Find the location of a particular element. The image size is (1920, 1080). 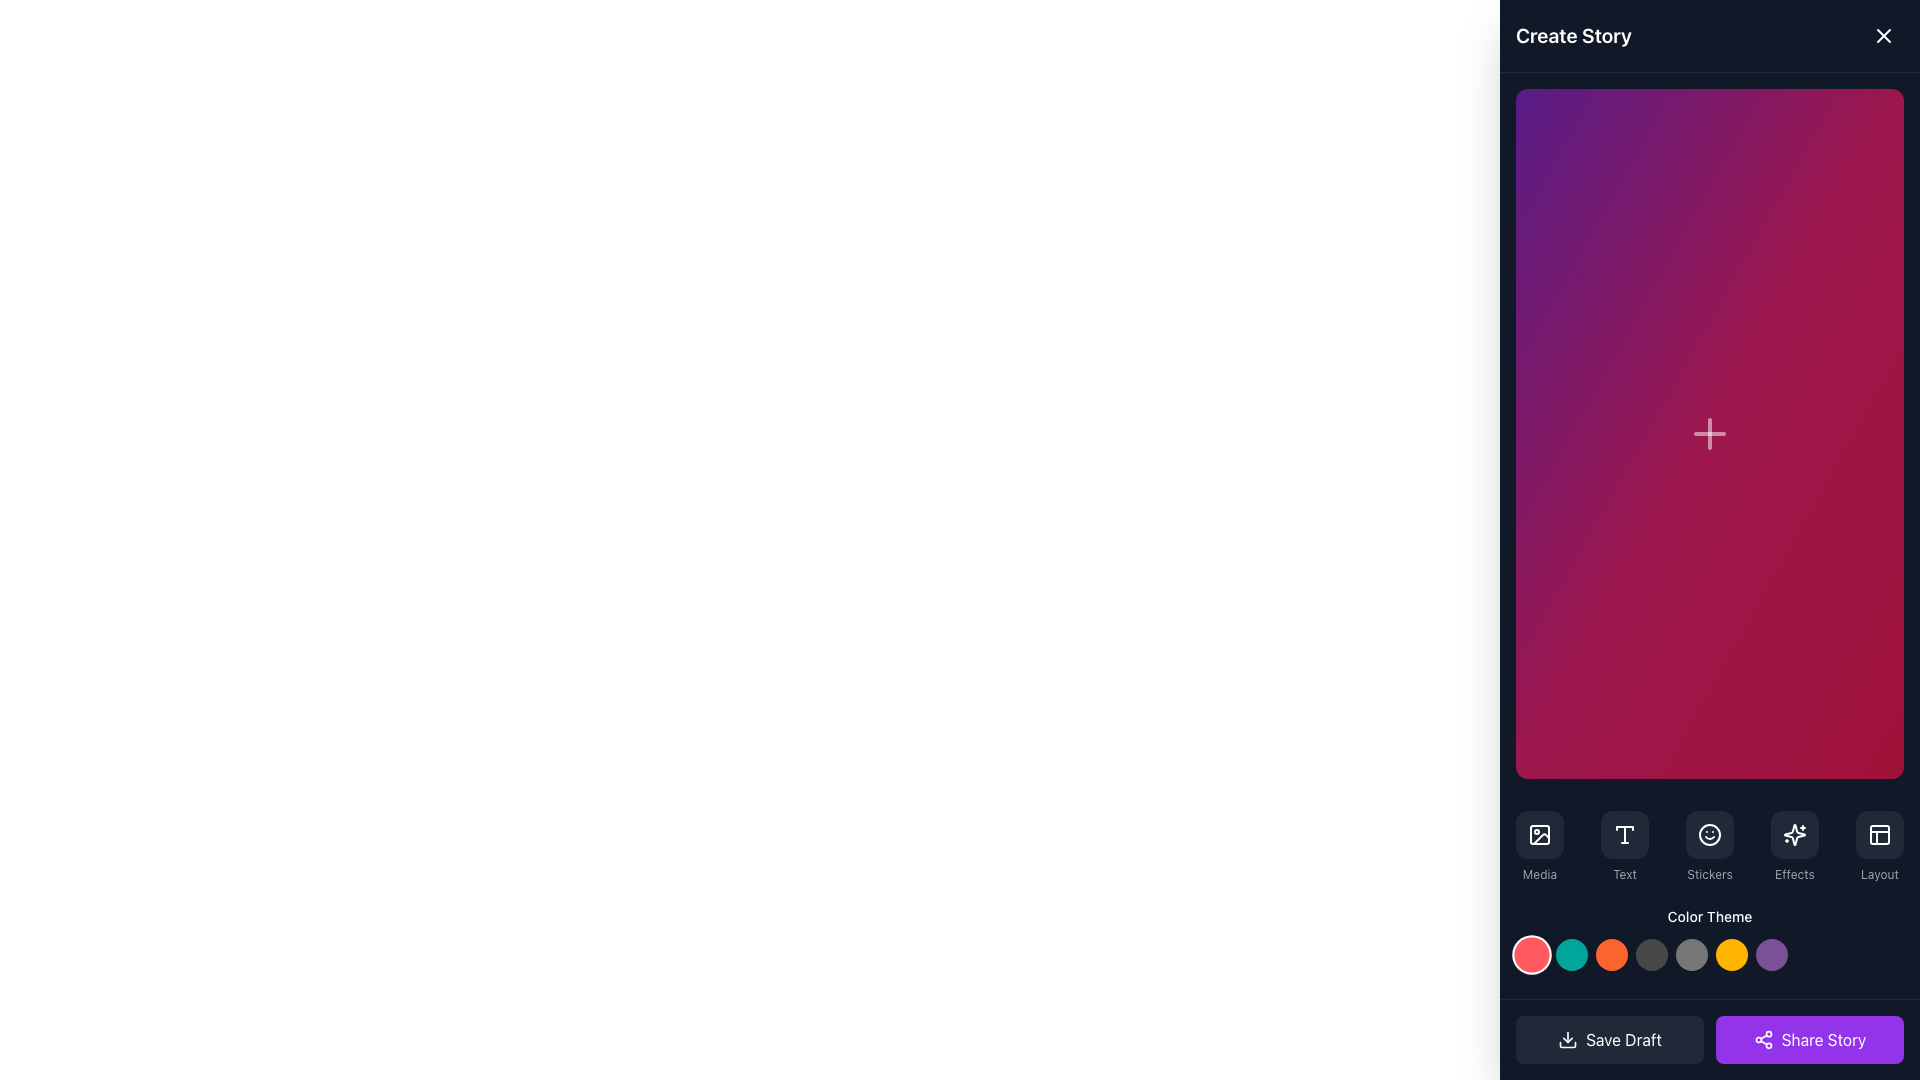

the download icon located on the left side of the 'Save Draft' button in the bottom-left area of the control bar is located at coordinates (1567, 1039).